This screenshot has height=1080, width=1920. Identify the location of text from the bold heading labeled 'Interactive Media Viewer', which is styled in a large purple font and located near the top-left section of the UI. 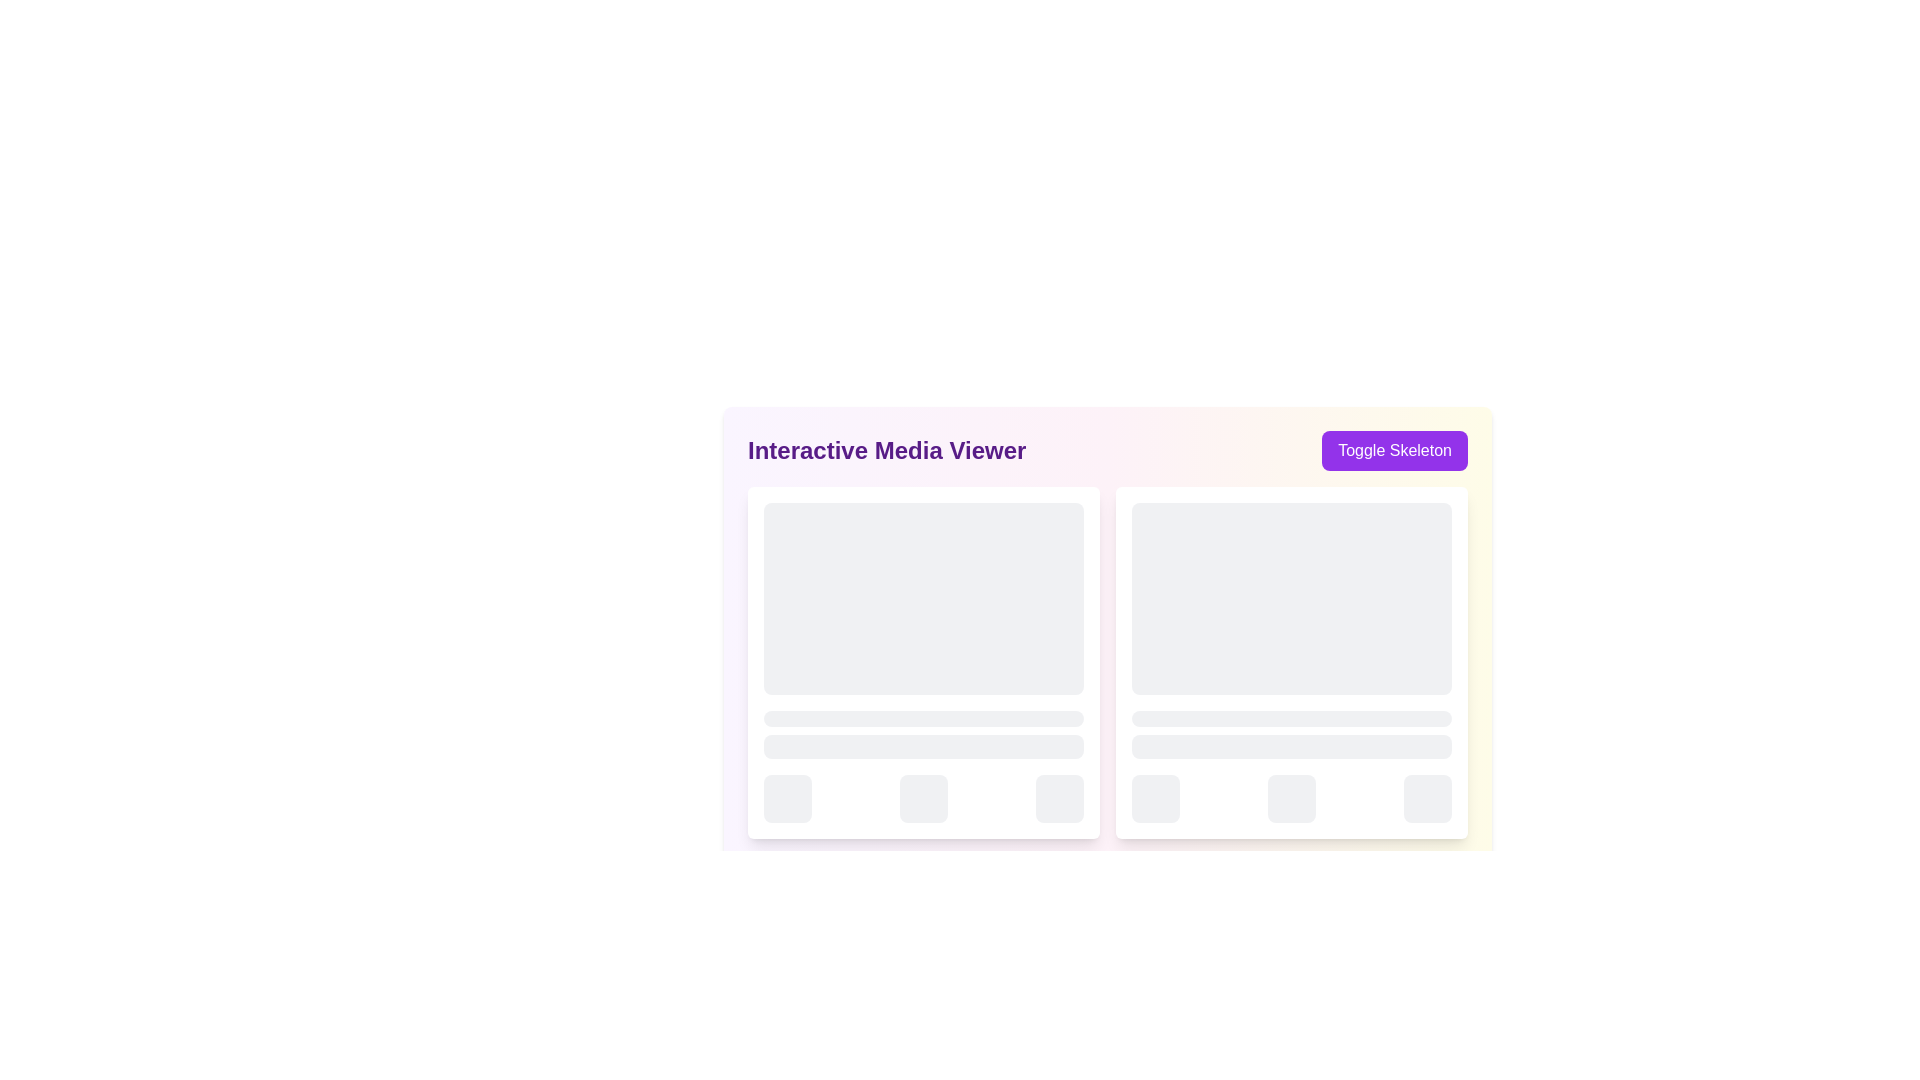
(886, 451).